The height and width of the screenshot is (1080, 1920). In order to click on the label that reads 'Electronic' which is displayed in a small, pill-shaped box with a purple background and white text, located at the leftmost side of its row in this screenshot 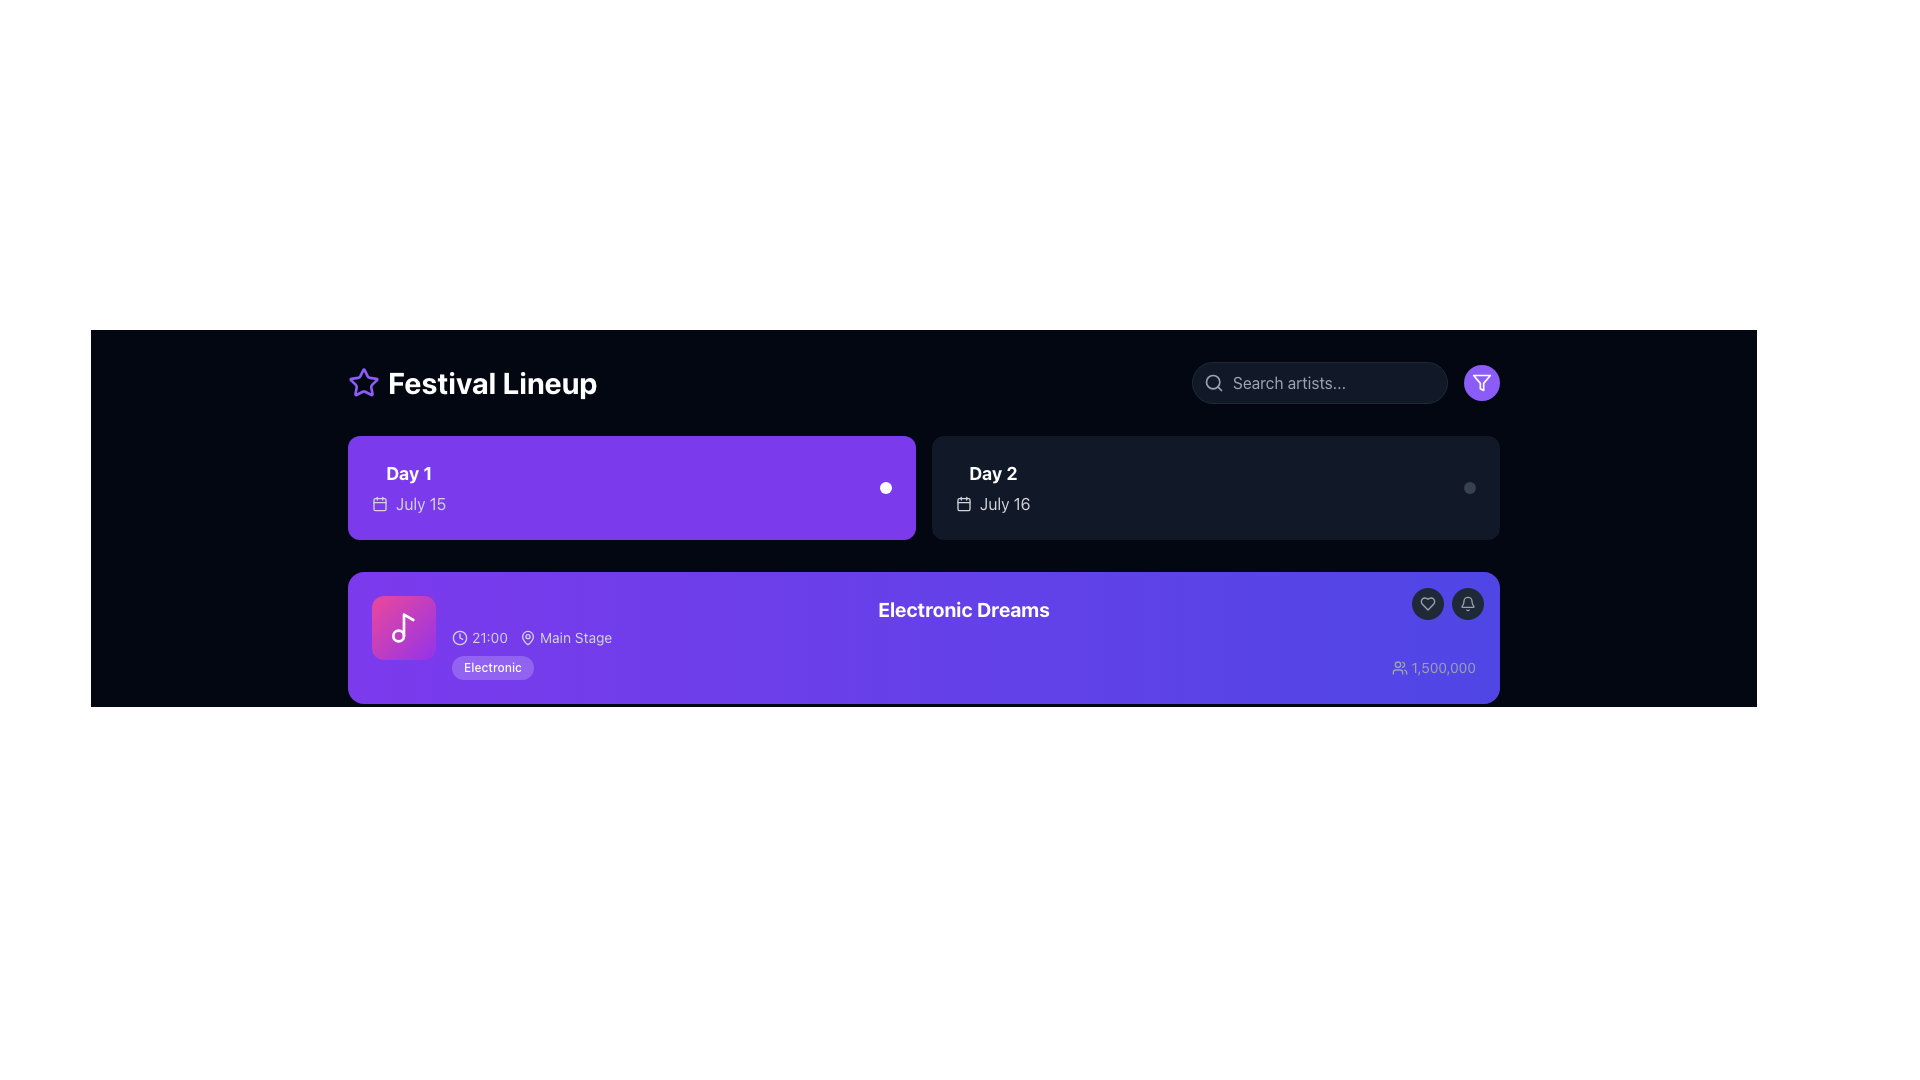, I will do `click(492, 667)`.